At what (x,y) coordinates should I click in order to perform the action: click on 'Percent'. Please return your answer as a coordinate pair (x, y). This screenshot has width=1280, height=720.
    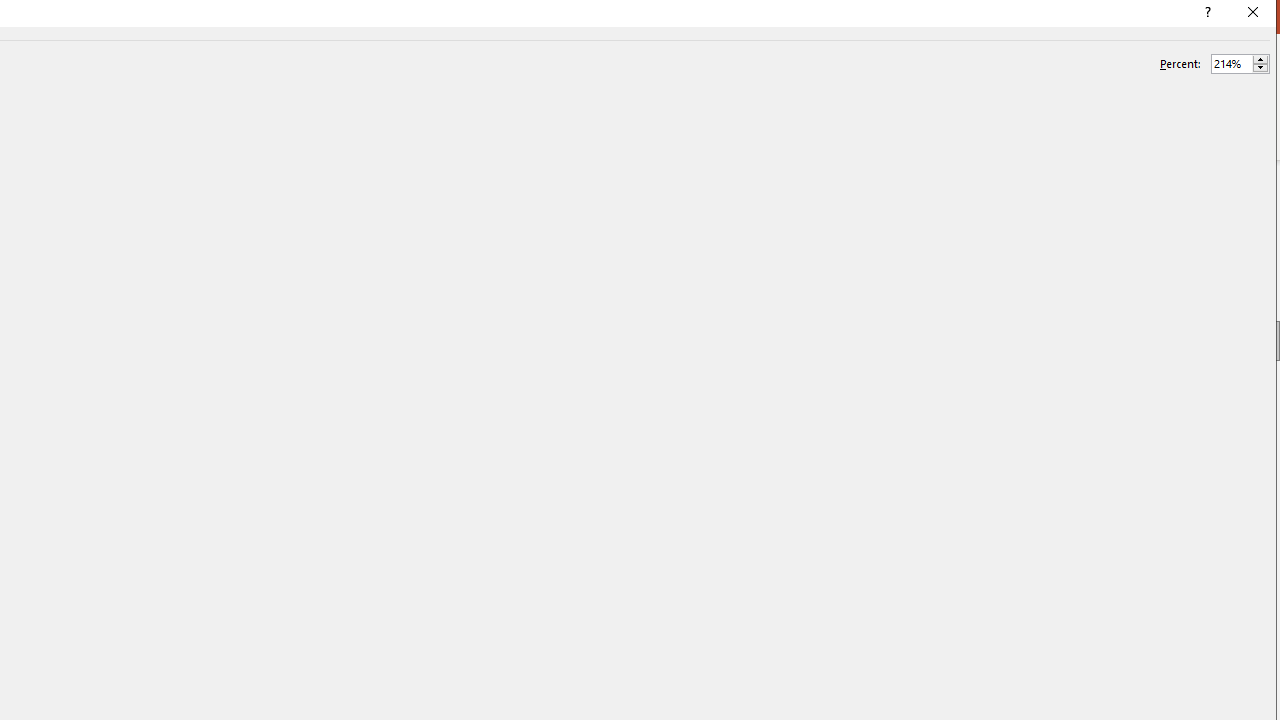
    Looking at the image, I should click on (1239, 63).